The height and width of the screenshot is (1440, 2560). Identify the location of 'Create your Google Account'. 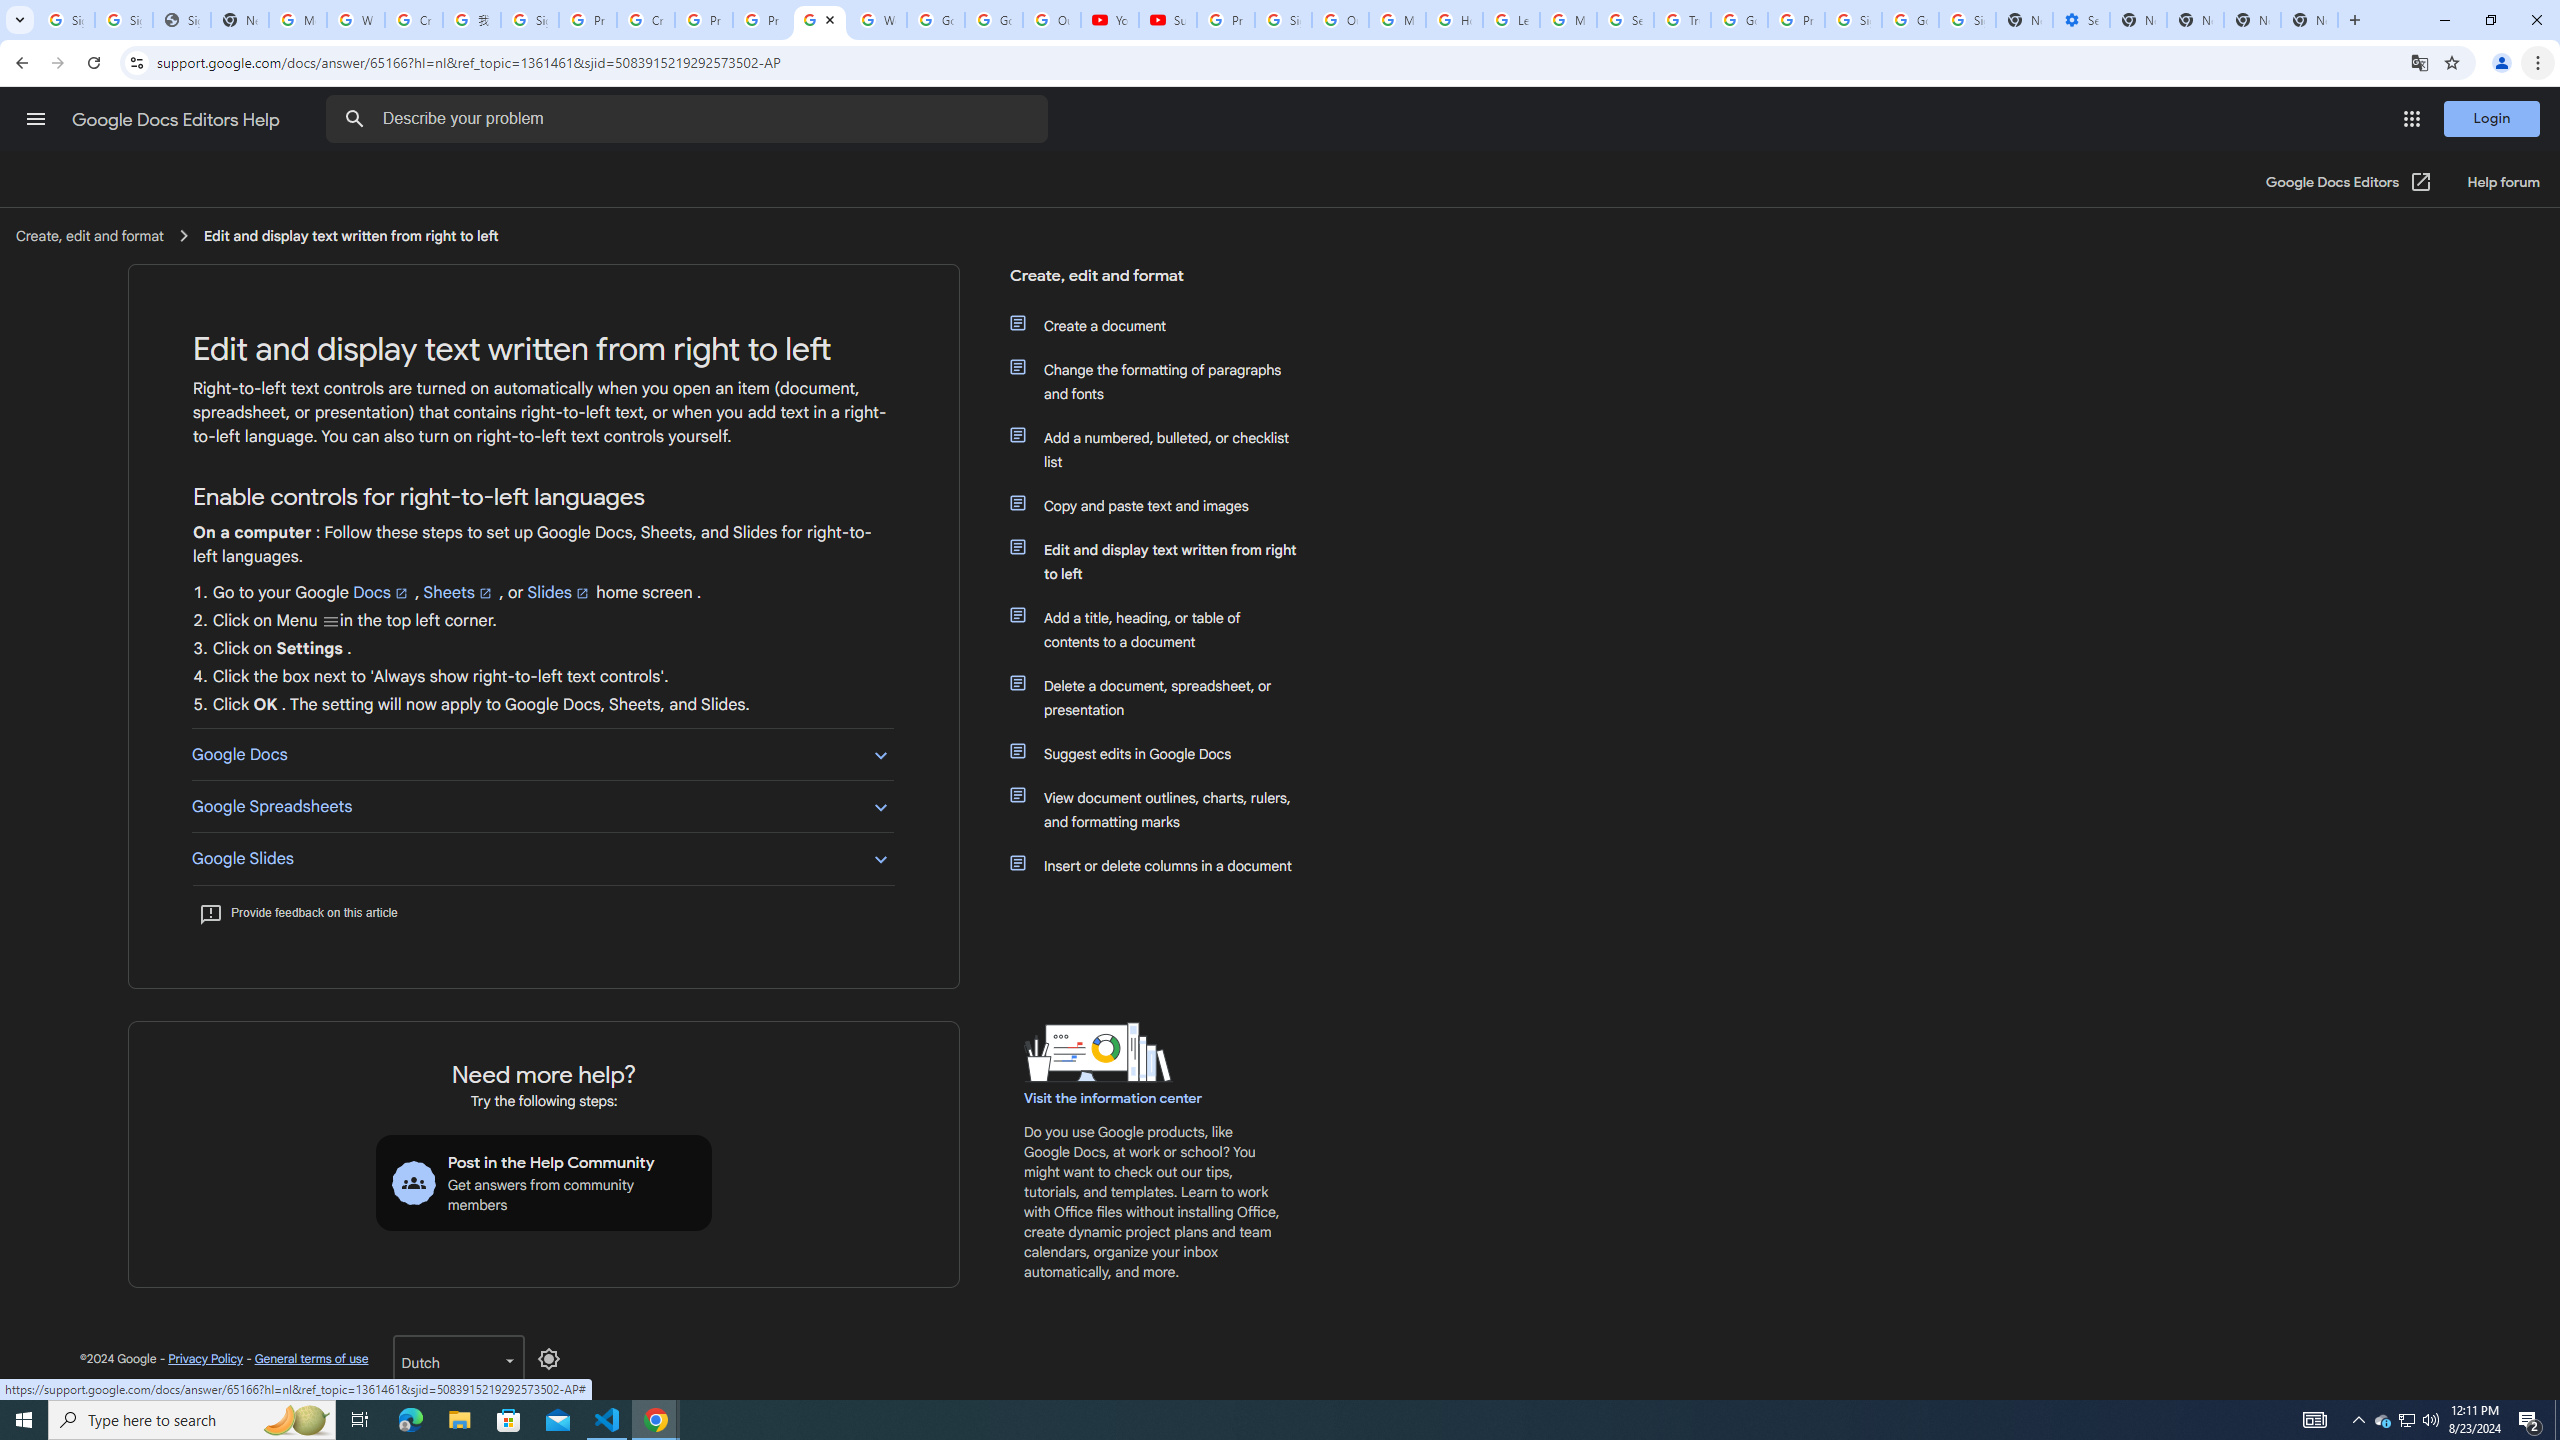
(645, 19).